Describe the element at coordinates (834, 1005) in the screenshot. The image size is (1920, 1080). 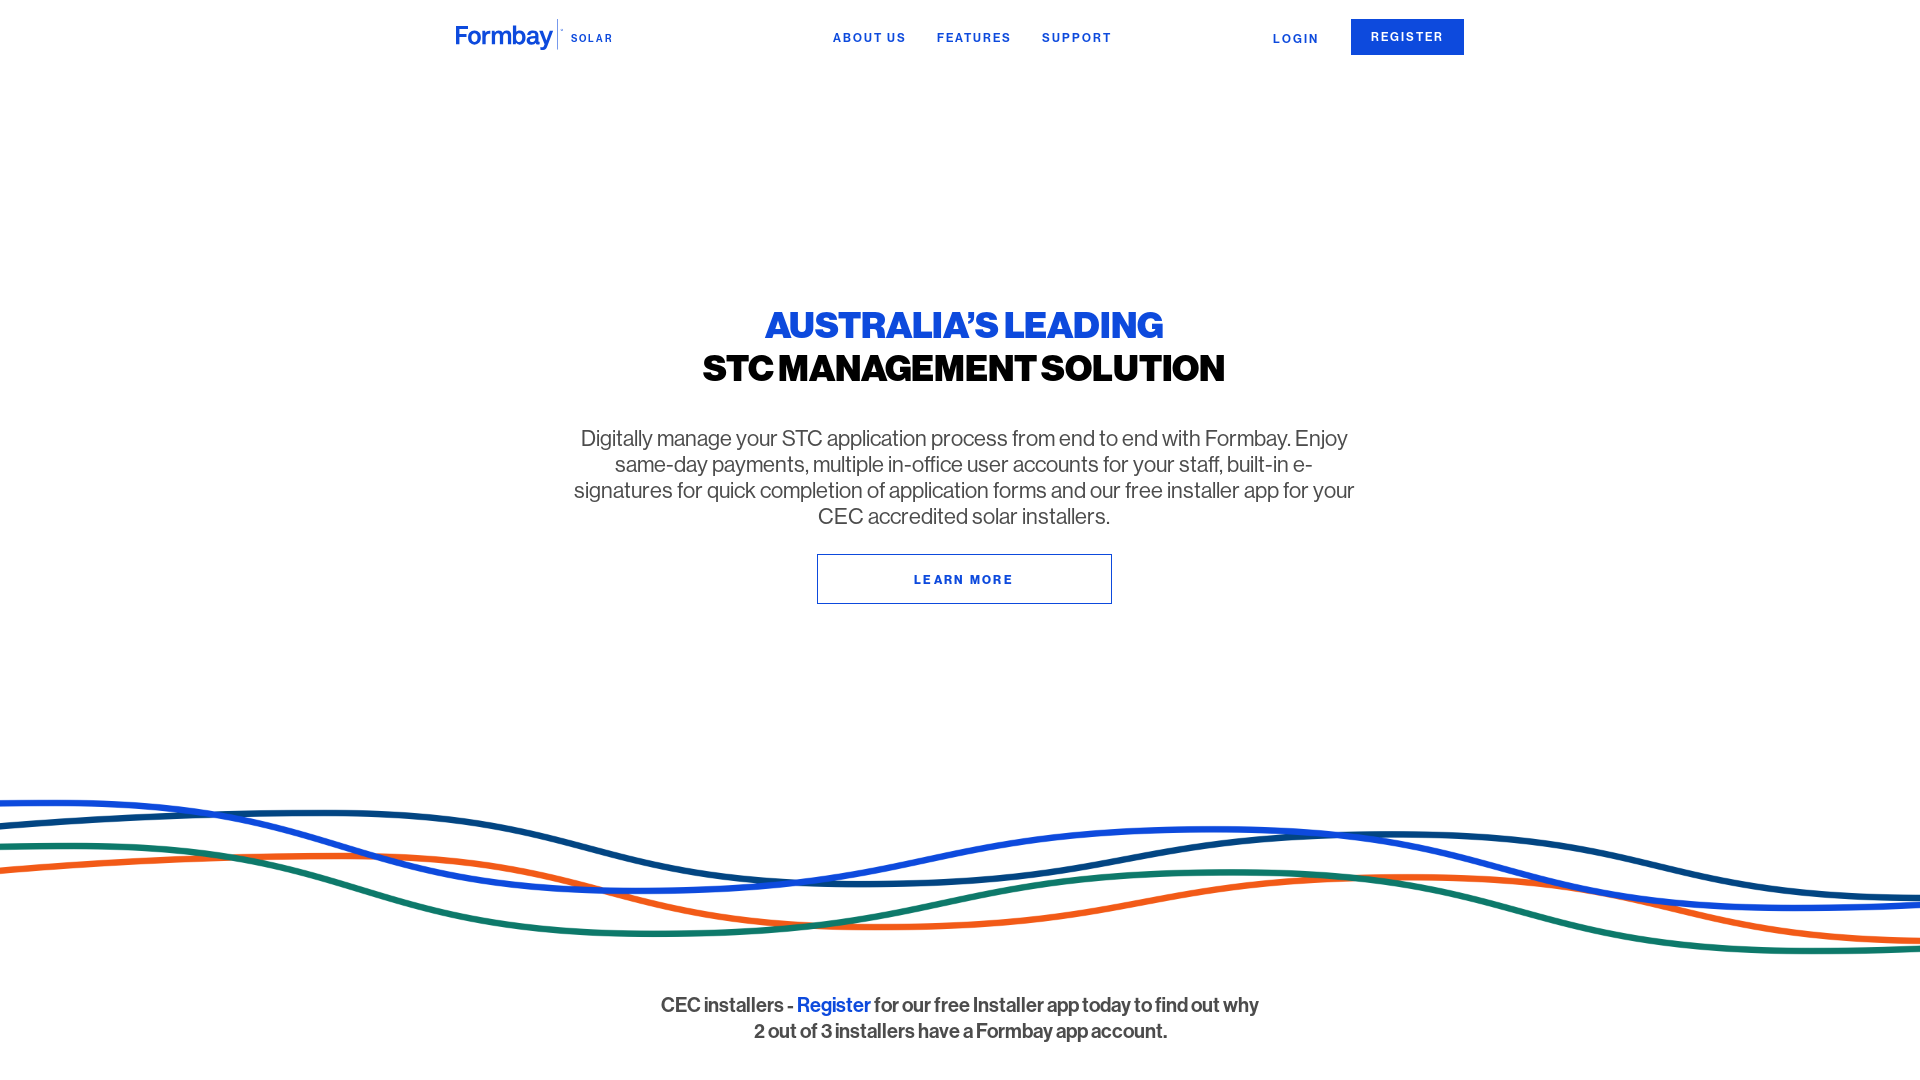
I see `'Register'` at that location.